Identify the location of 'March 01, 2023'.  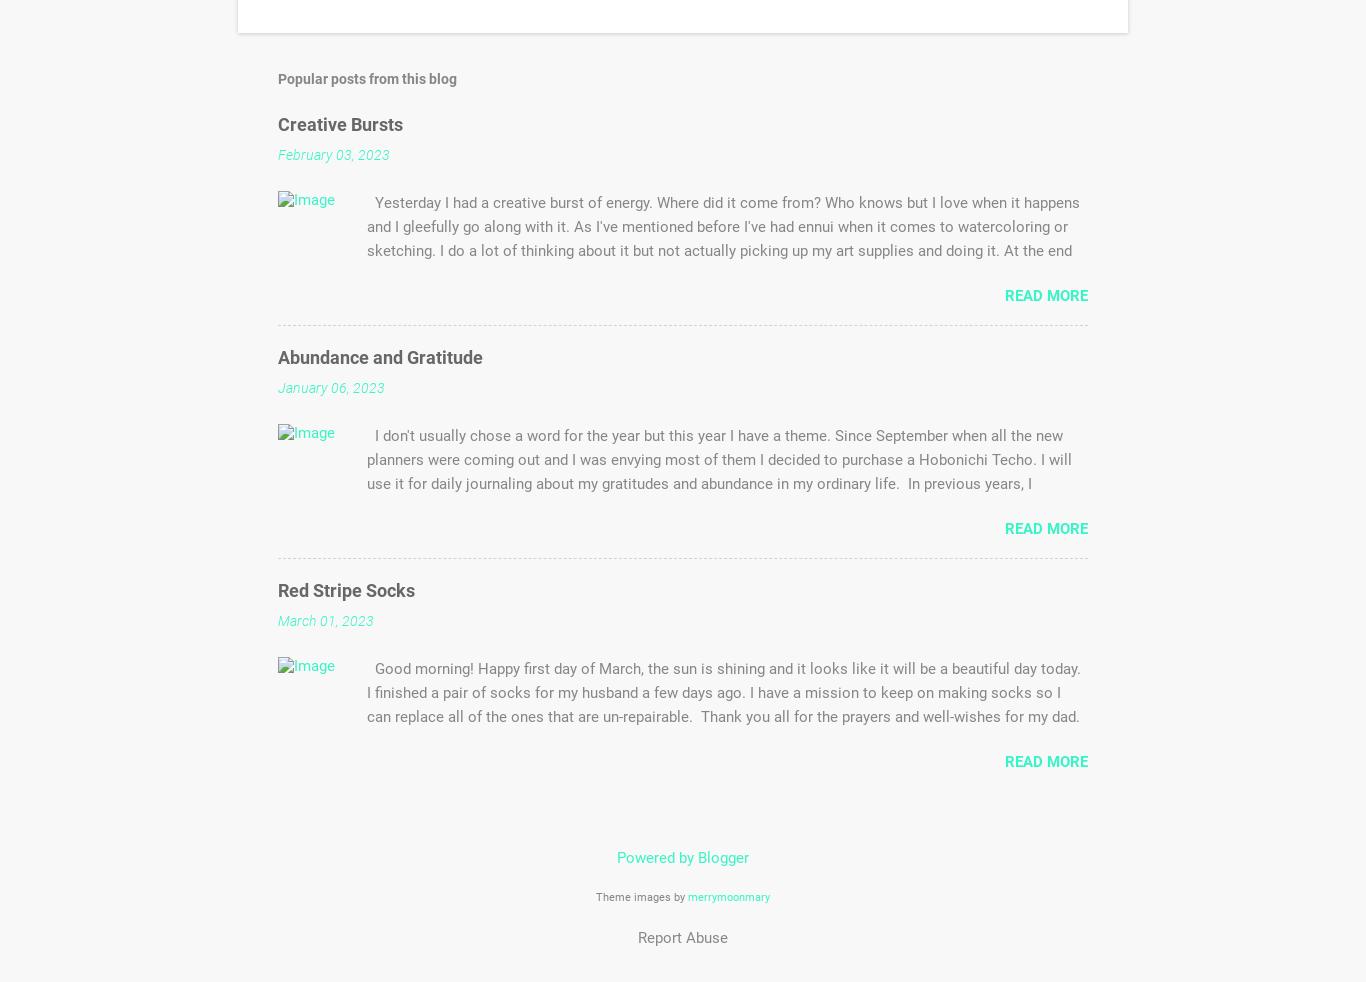
(326, 620).